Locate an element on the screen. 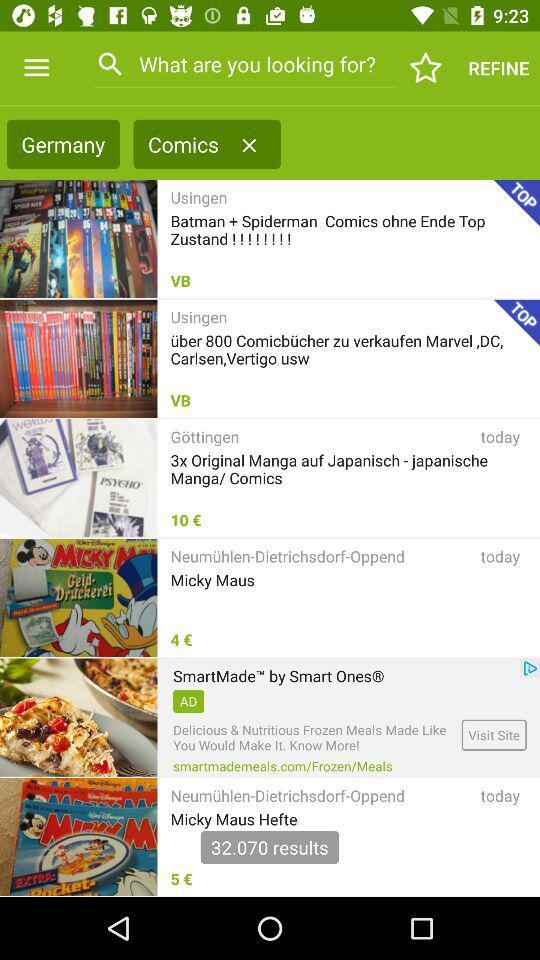 This screenshot has width=540, height=960. the icon above the ad item is located at coordinates (277, 675).